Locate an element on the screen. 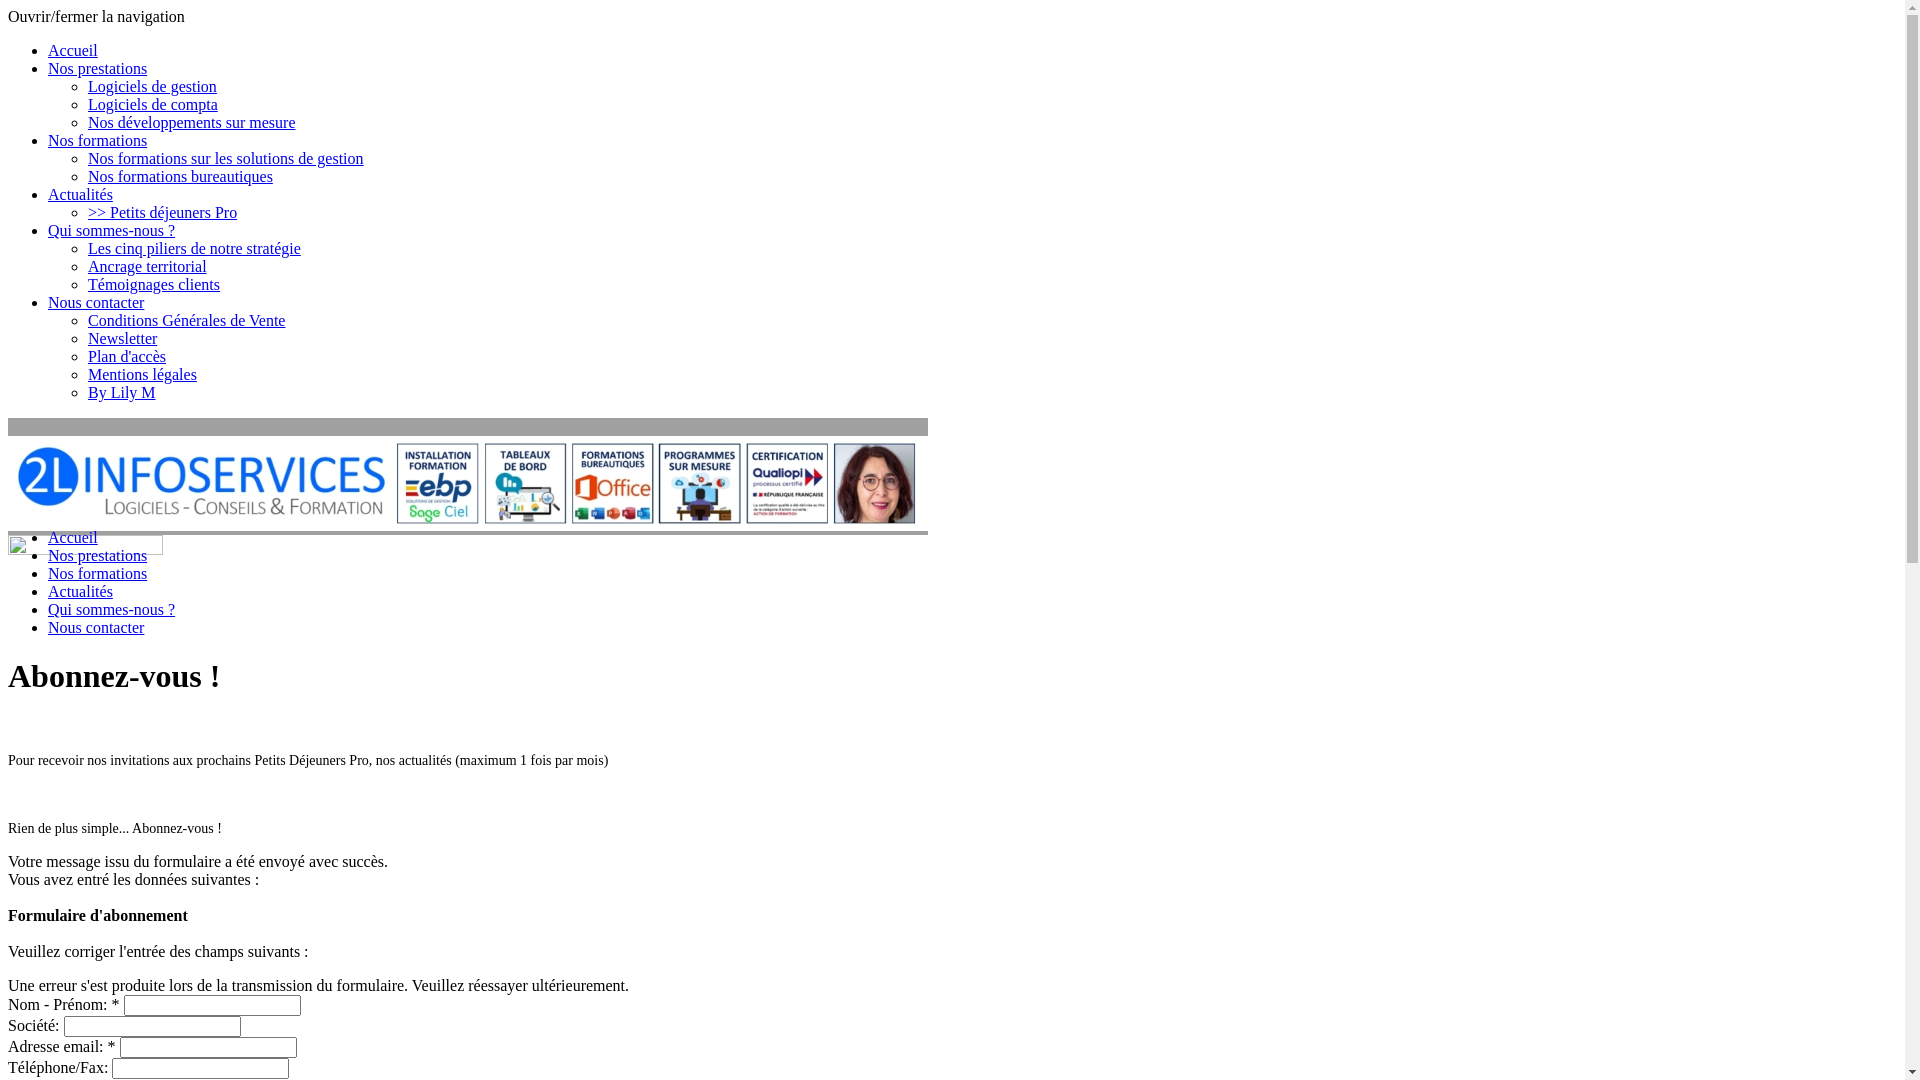 The width and height of the screenshot is (1920, 1080). 'Qui sommes-nous ?' is located at coordinates (110, 229).